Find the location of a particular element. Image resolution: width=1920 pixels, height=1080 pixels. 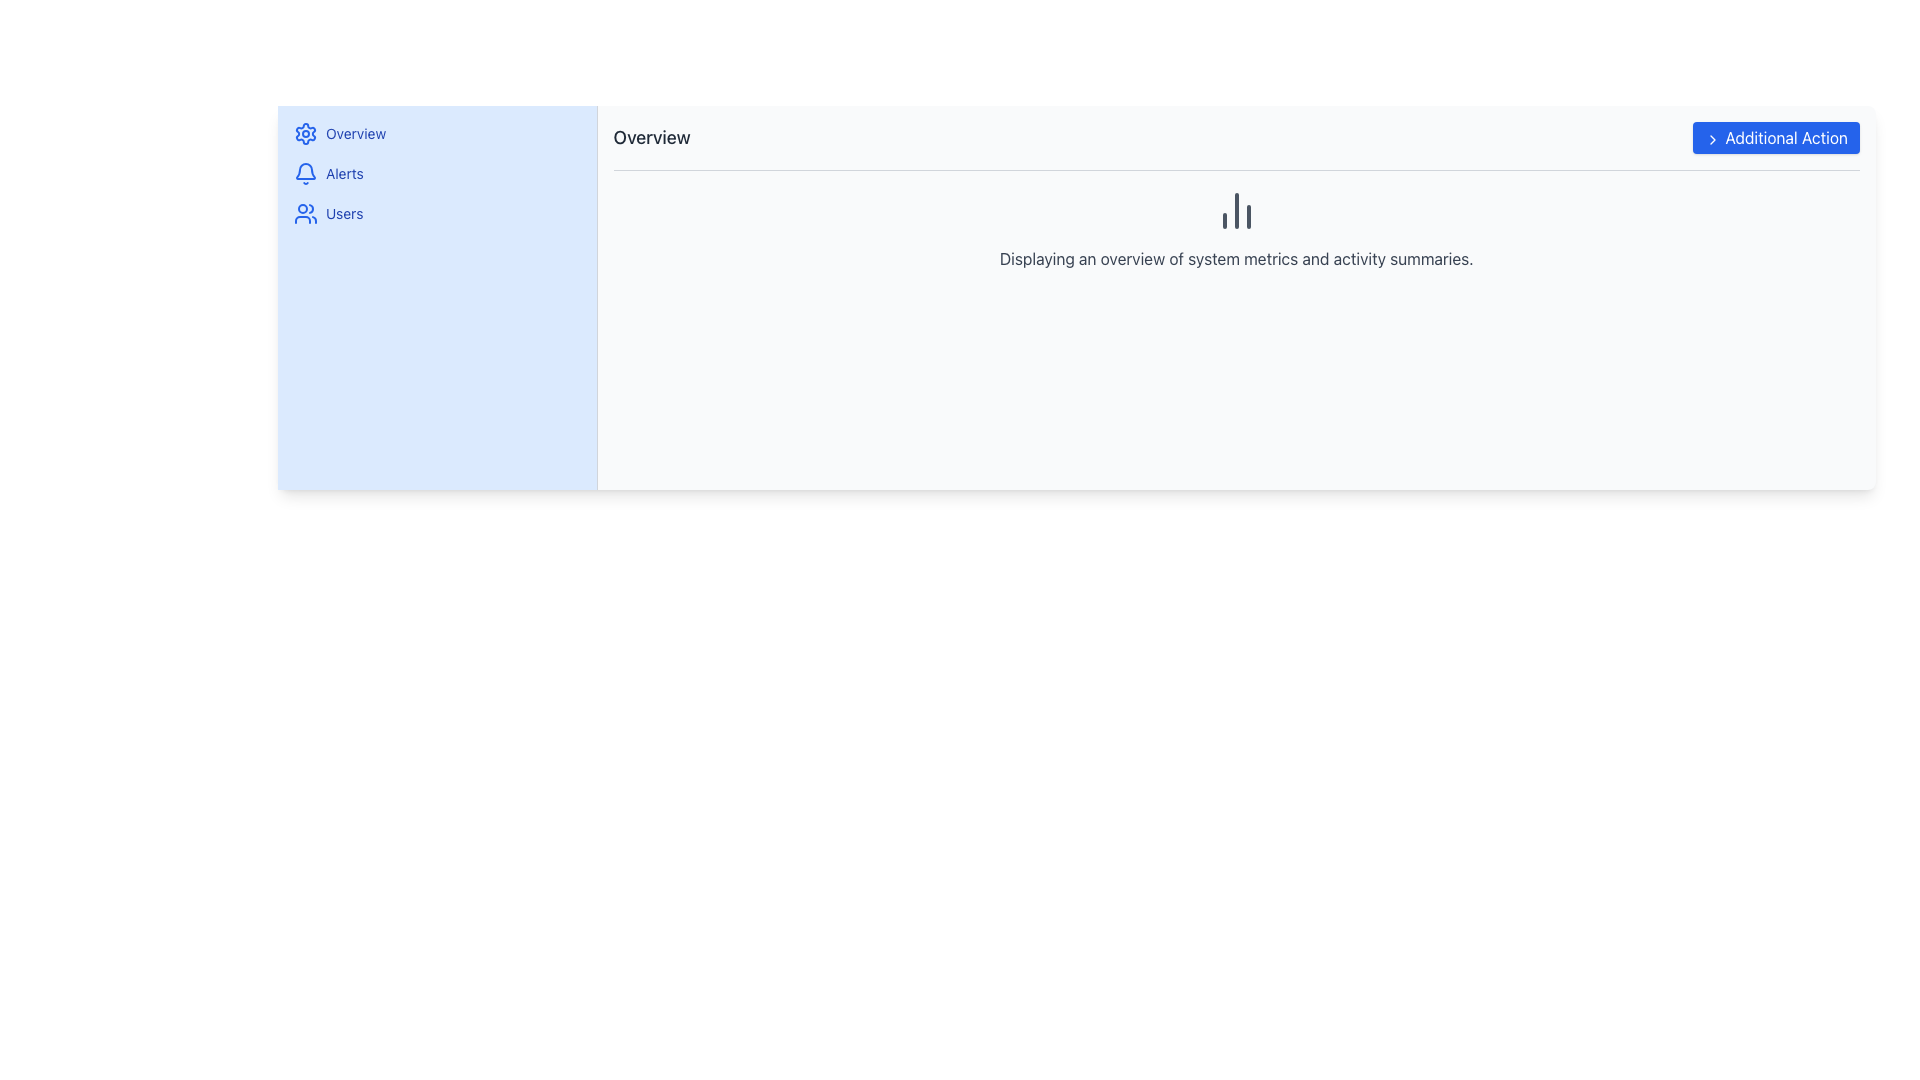

informative section header that displays an overview of system metrics and activity summaries, which includes a bar chart icon and centered gray text is located at coordinates (1235, 227).